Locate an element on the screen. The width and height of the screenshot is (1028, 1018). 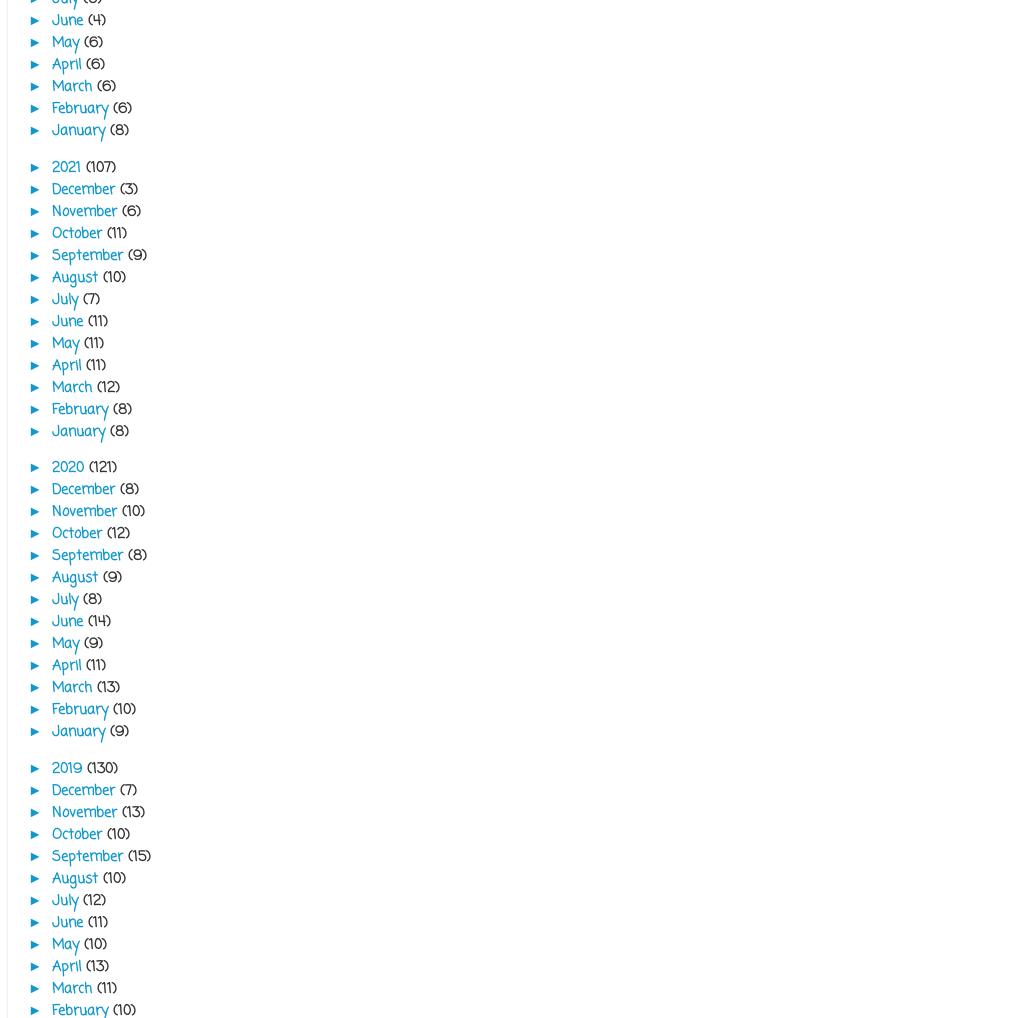
'(107)' is located at coordinates (99, 166).